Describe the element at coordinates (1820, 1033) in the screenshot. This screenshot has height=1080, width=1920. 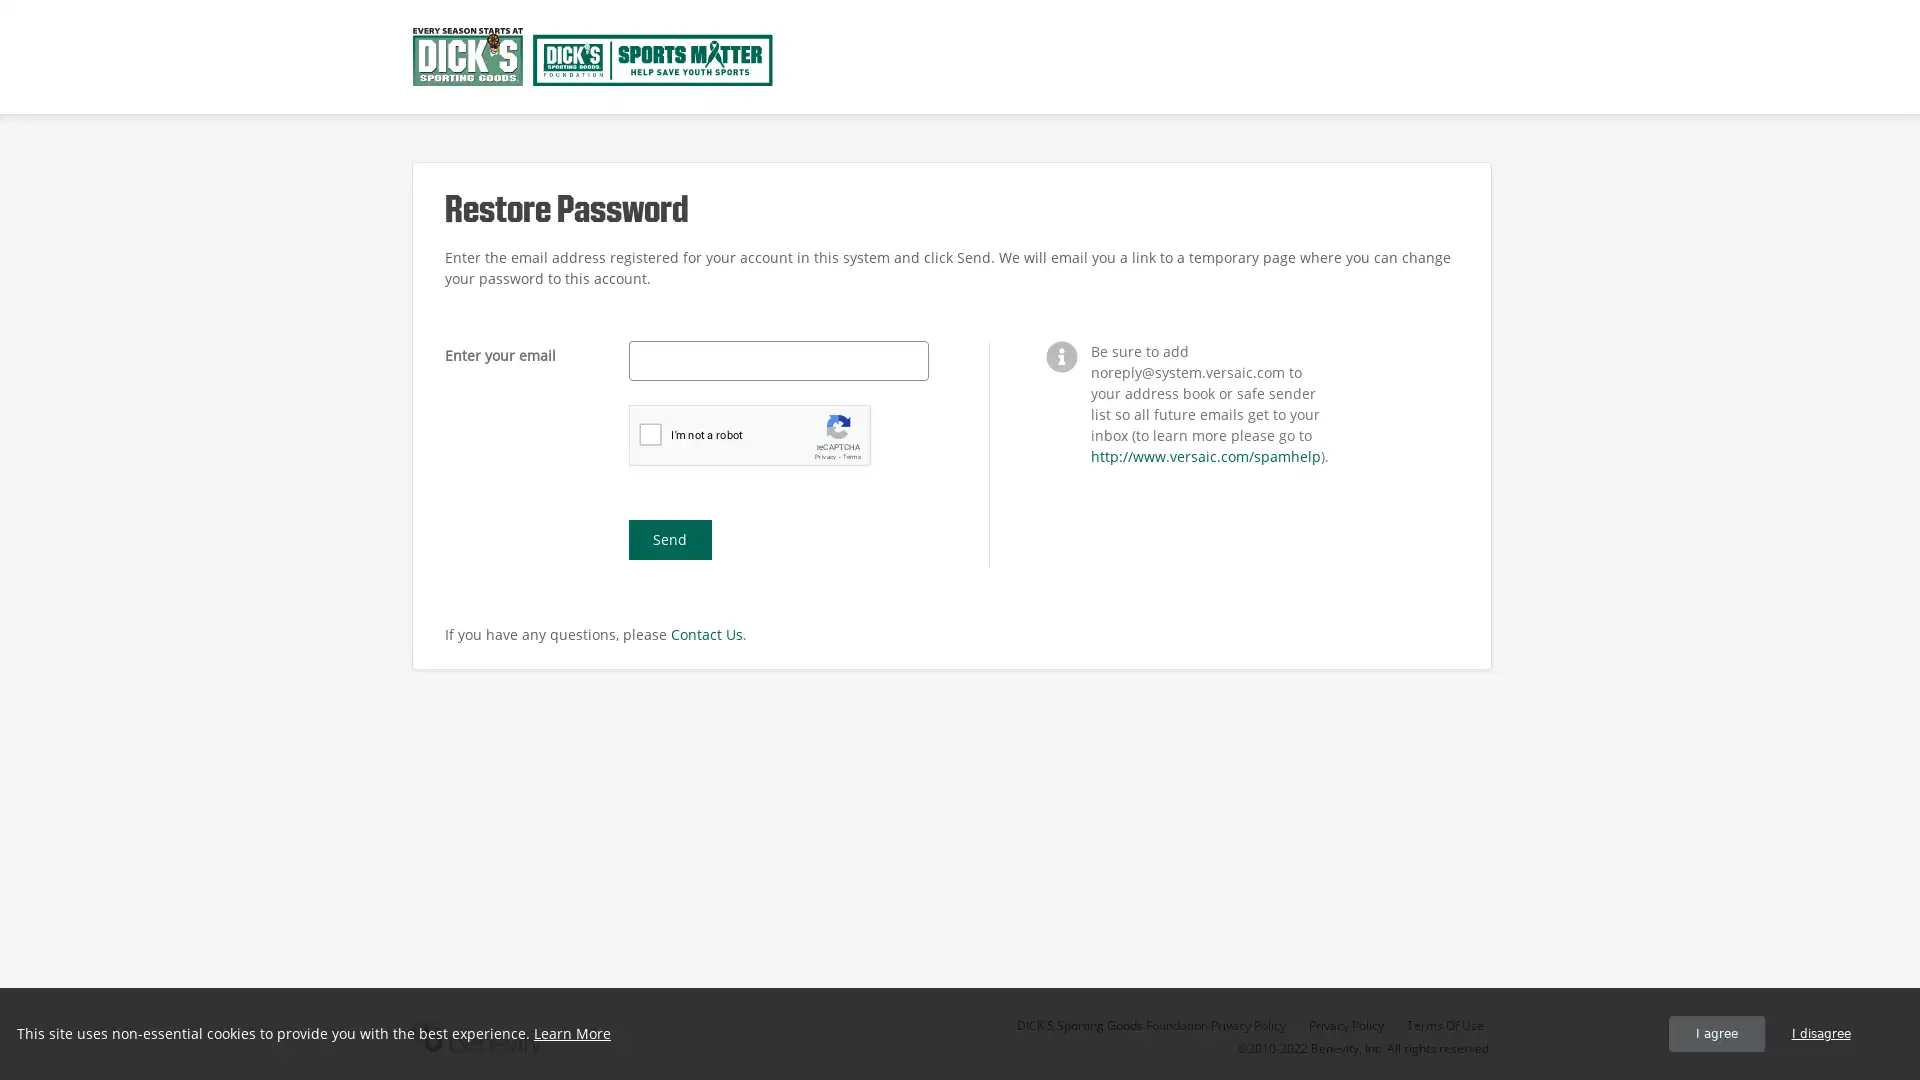
I see `I disagree` at that location.